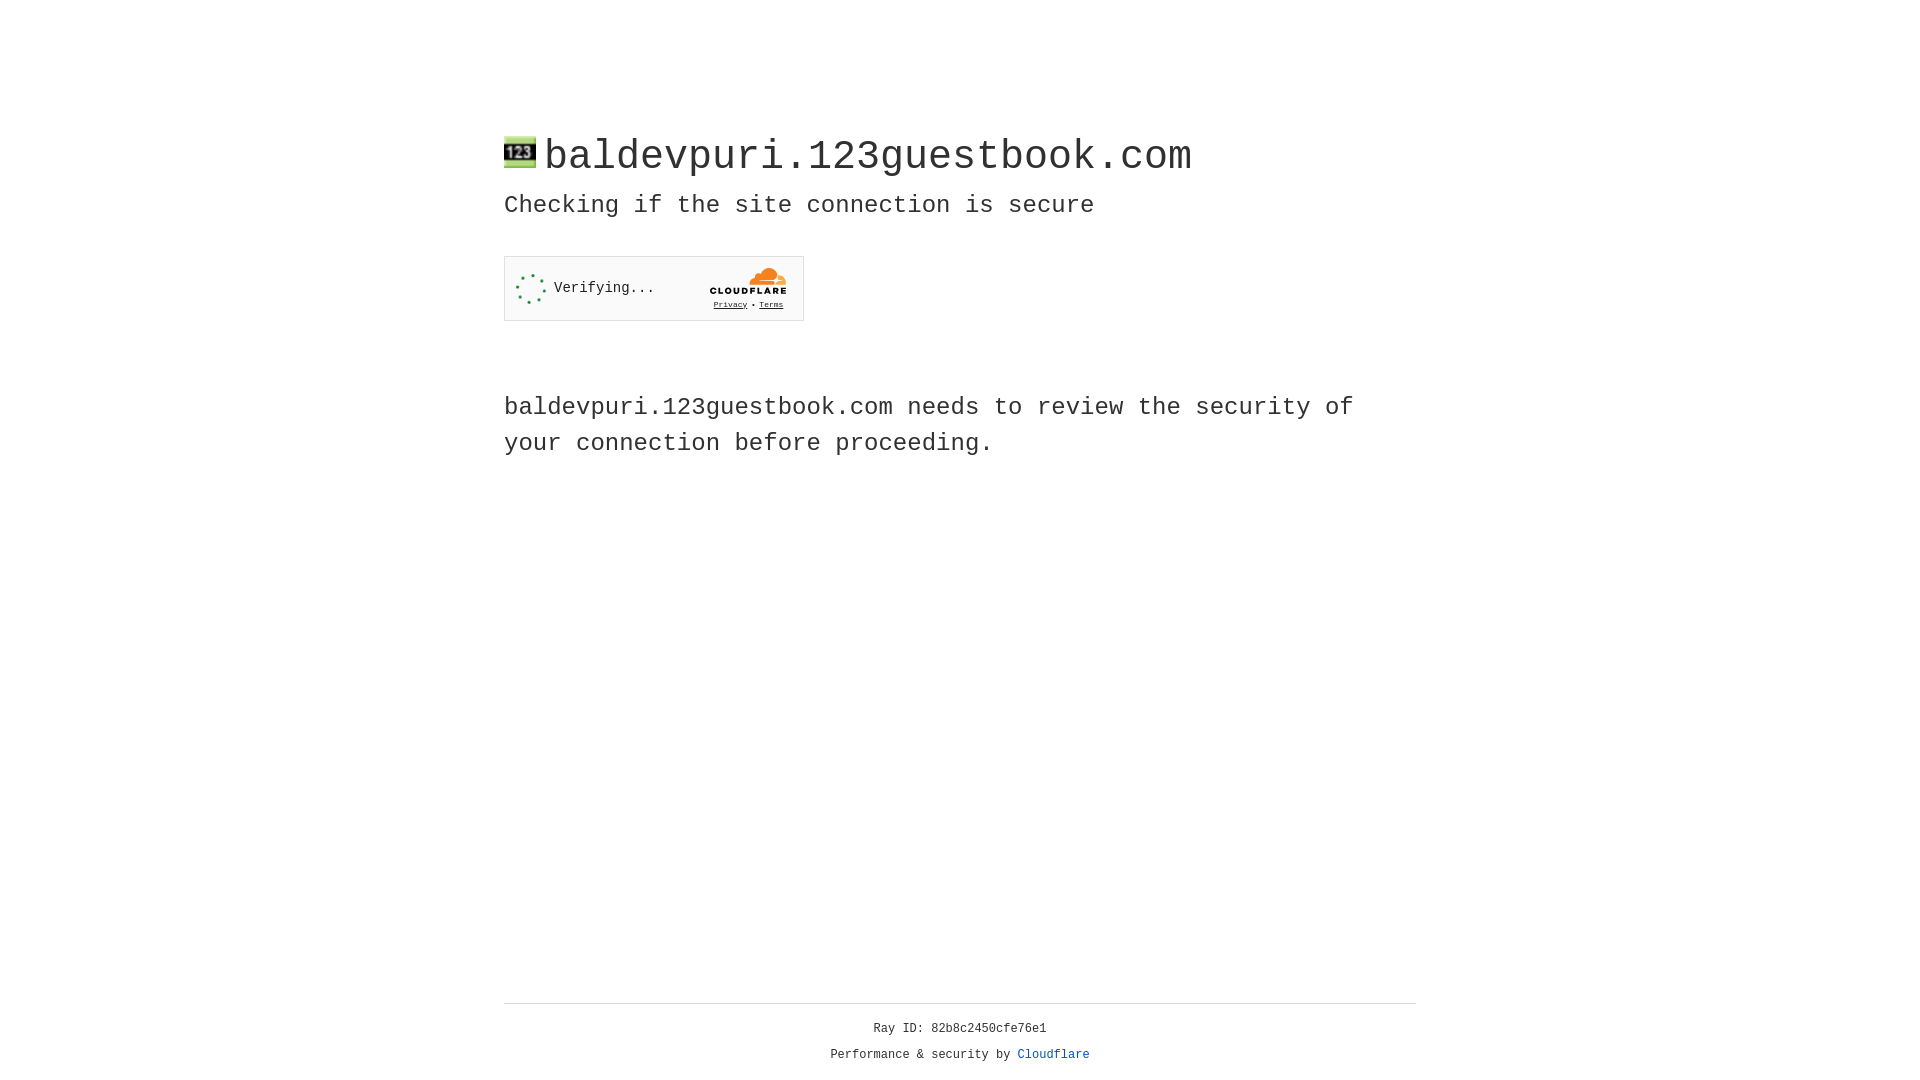 This screenshot has height=1080, width=1920. Describe the element at coordinates (1017, 1054) in the screenshot. I see `'Cloudflare'` at that location.